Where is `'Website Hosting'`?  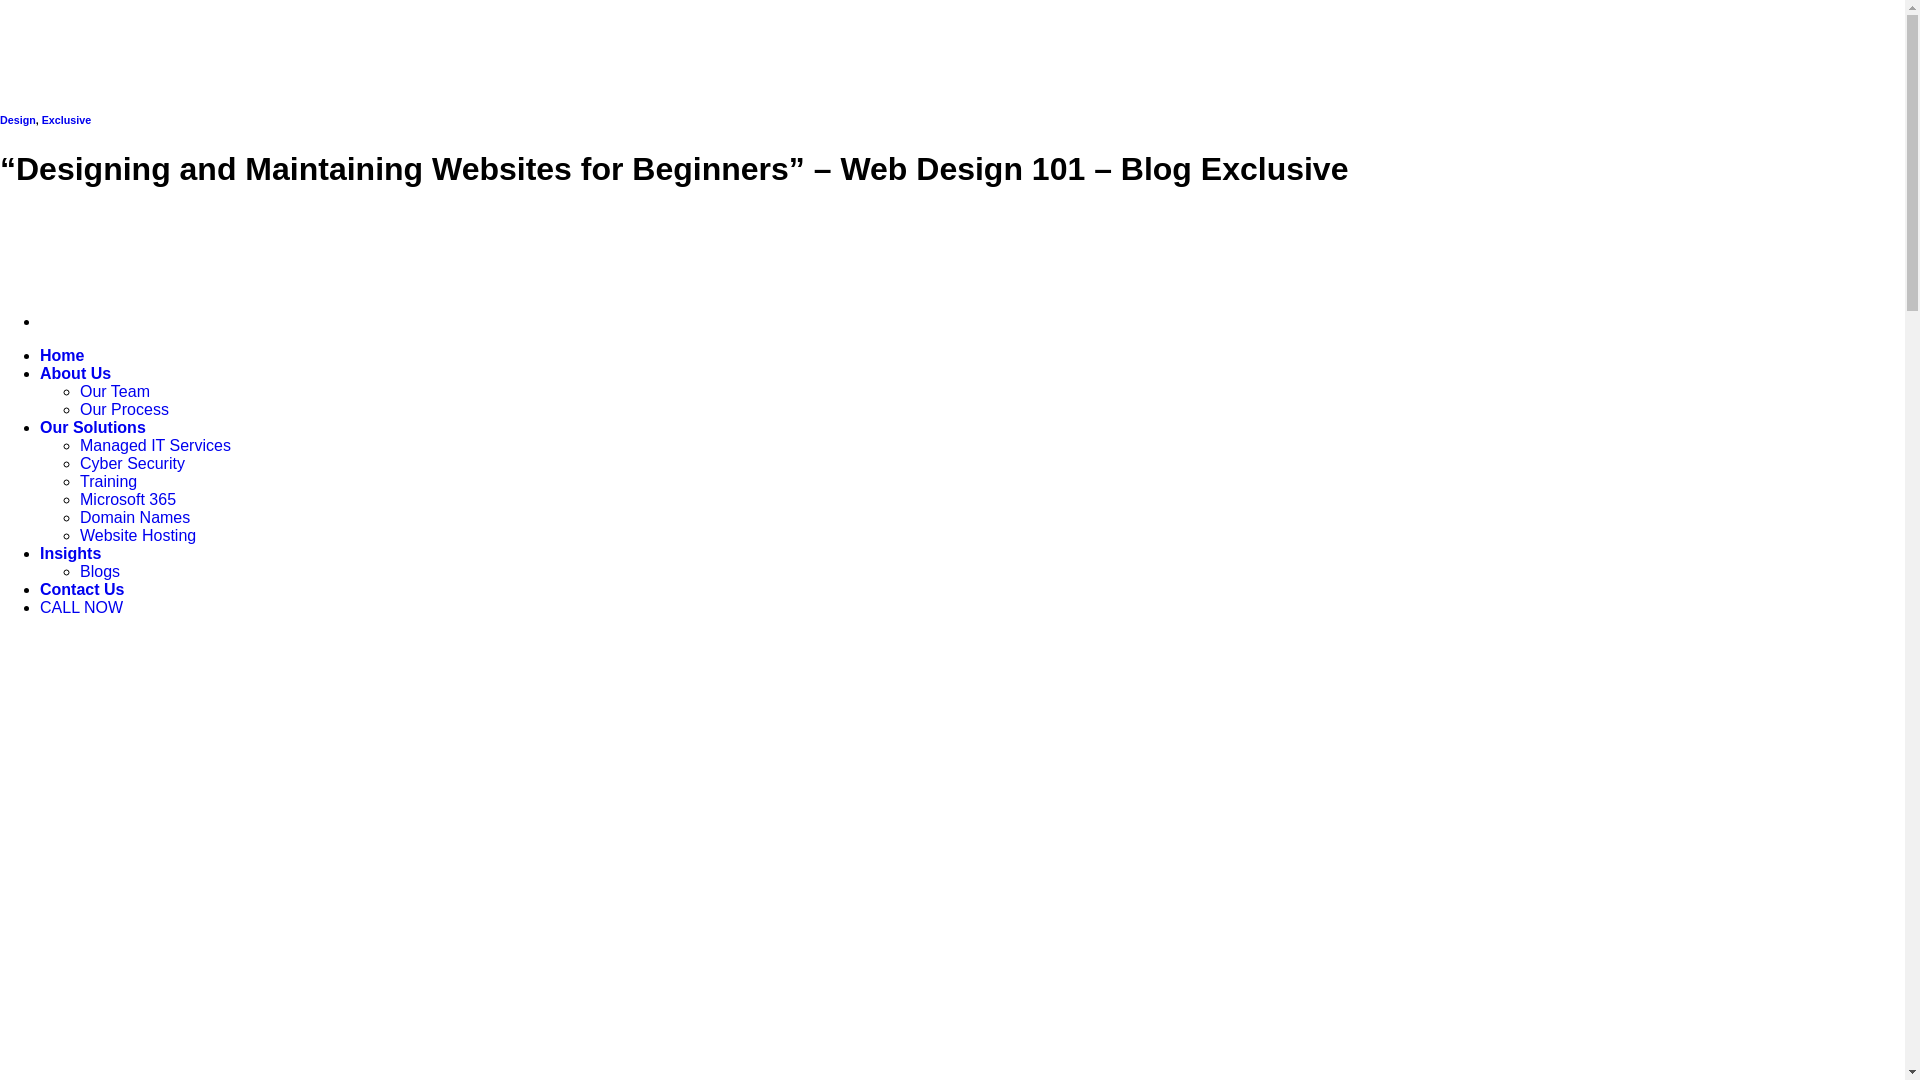
'Website Hosting' is located at coordinates (137, 534).